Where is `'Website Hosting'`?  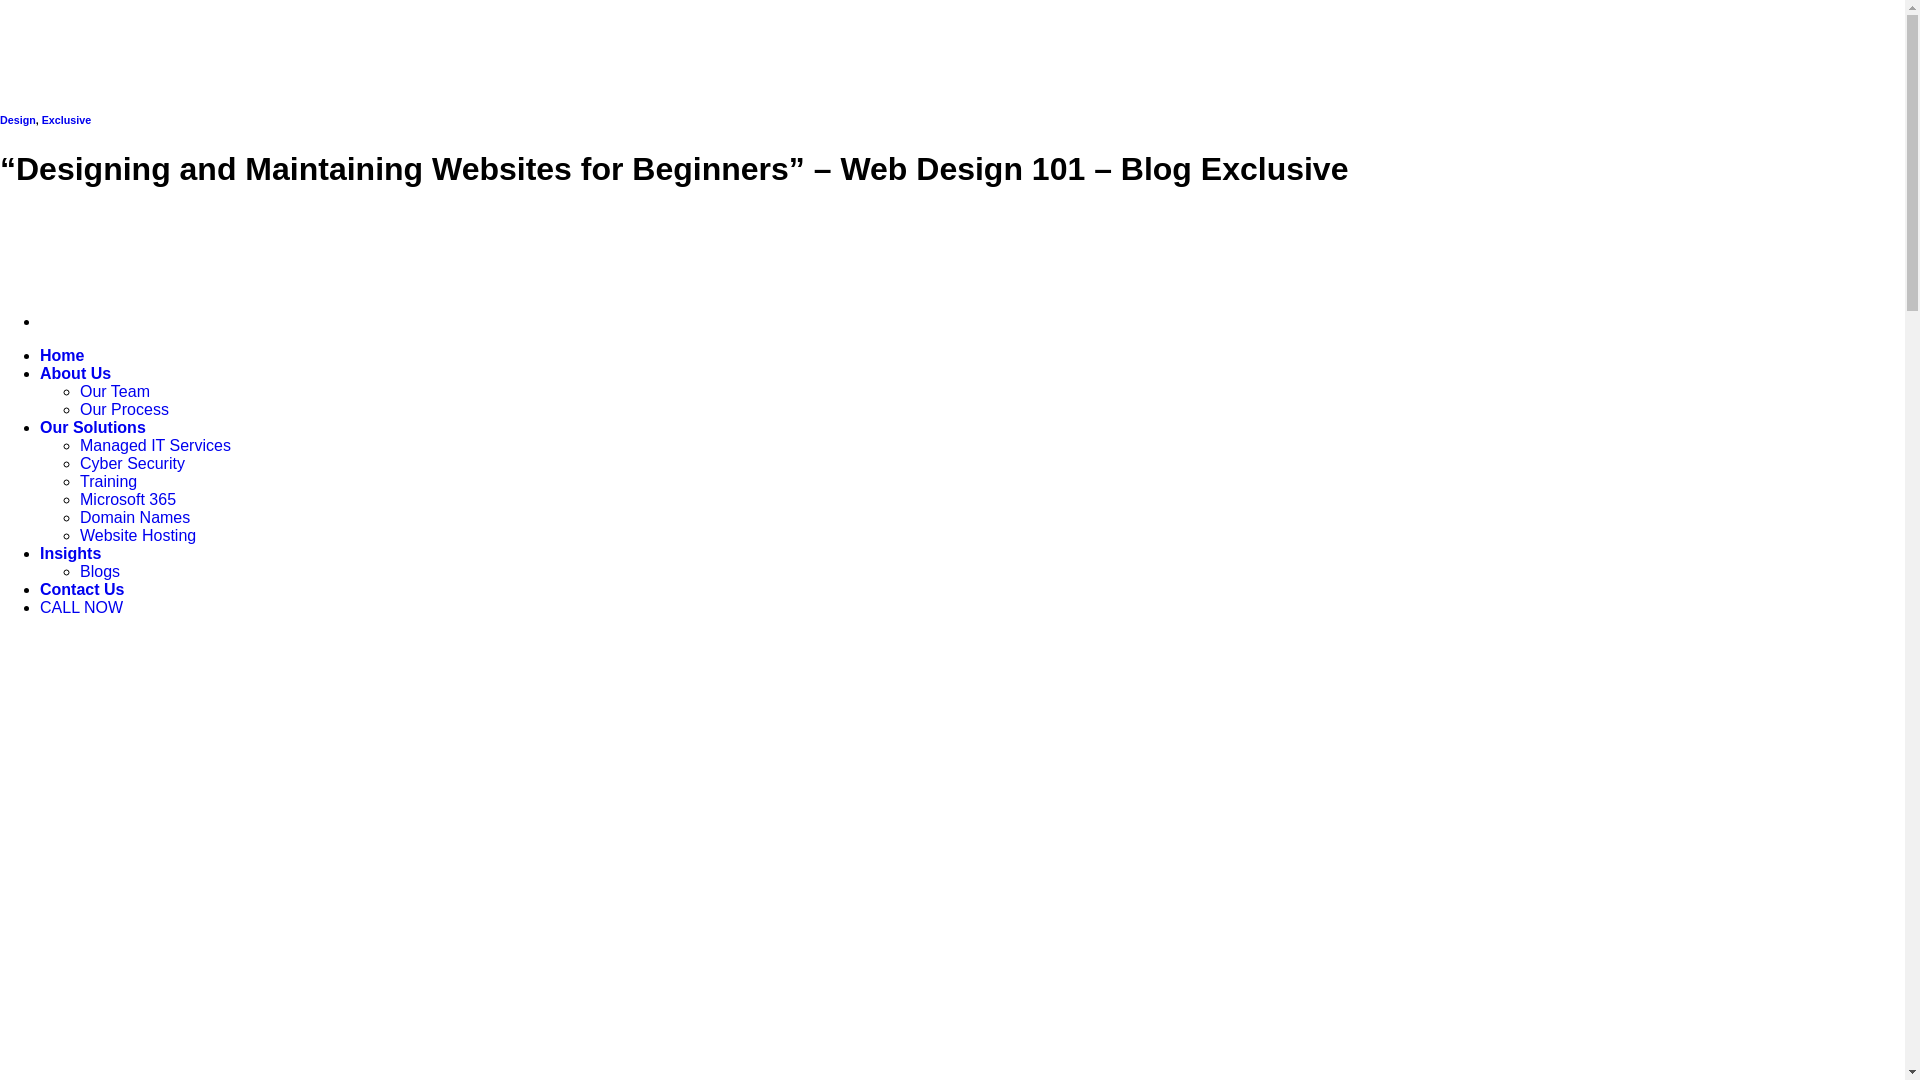
'Website Hosting' is located at coordinates (137, 534).